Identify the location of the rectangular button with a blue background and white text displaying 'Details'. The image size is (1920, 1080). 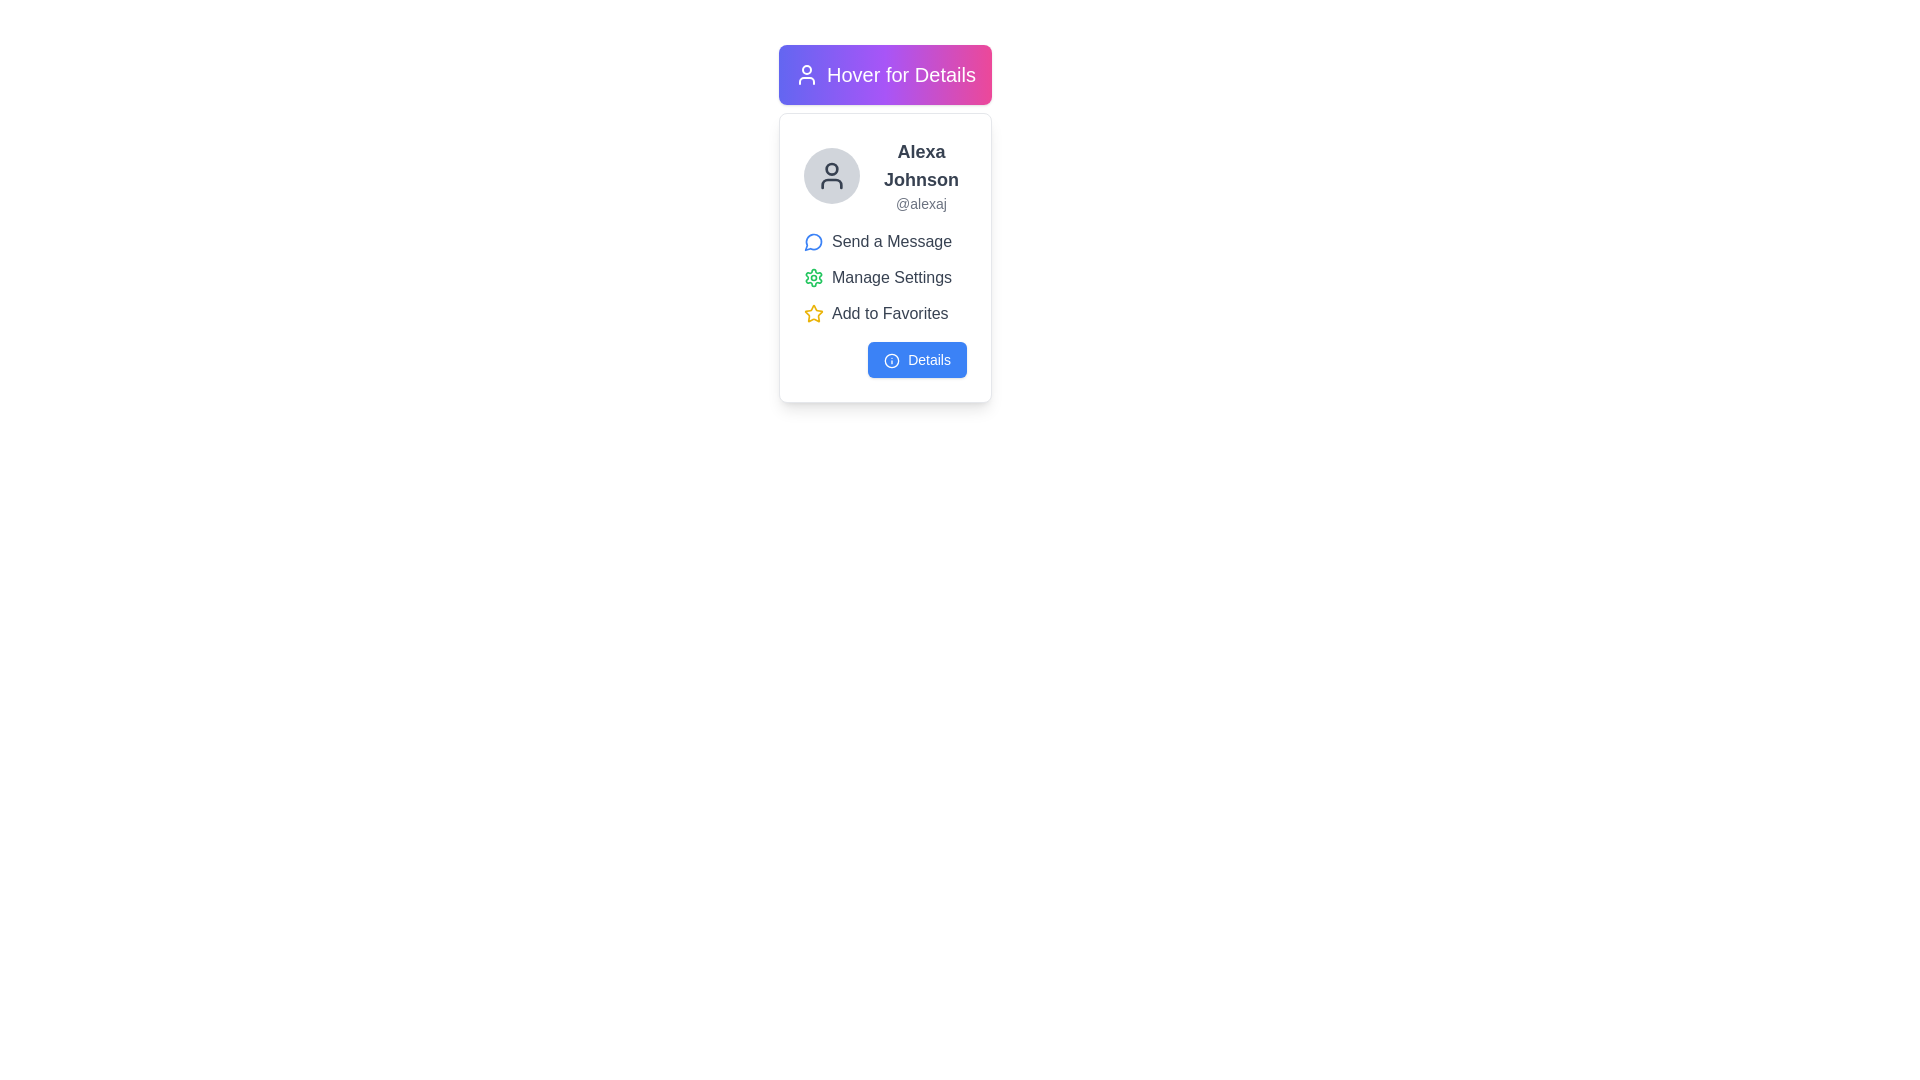
(916, 358).